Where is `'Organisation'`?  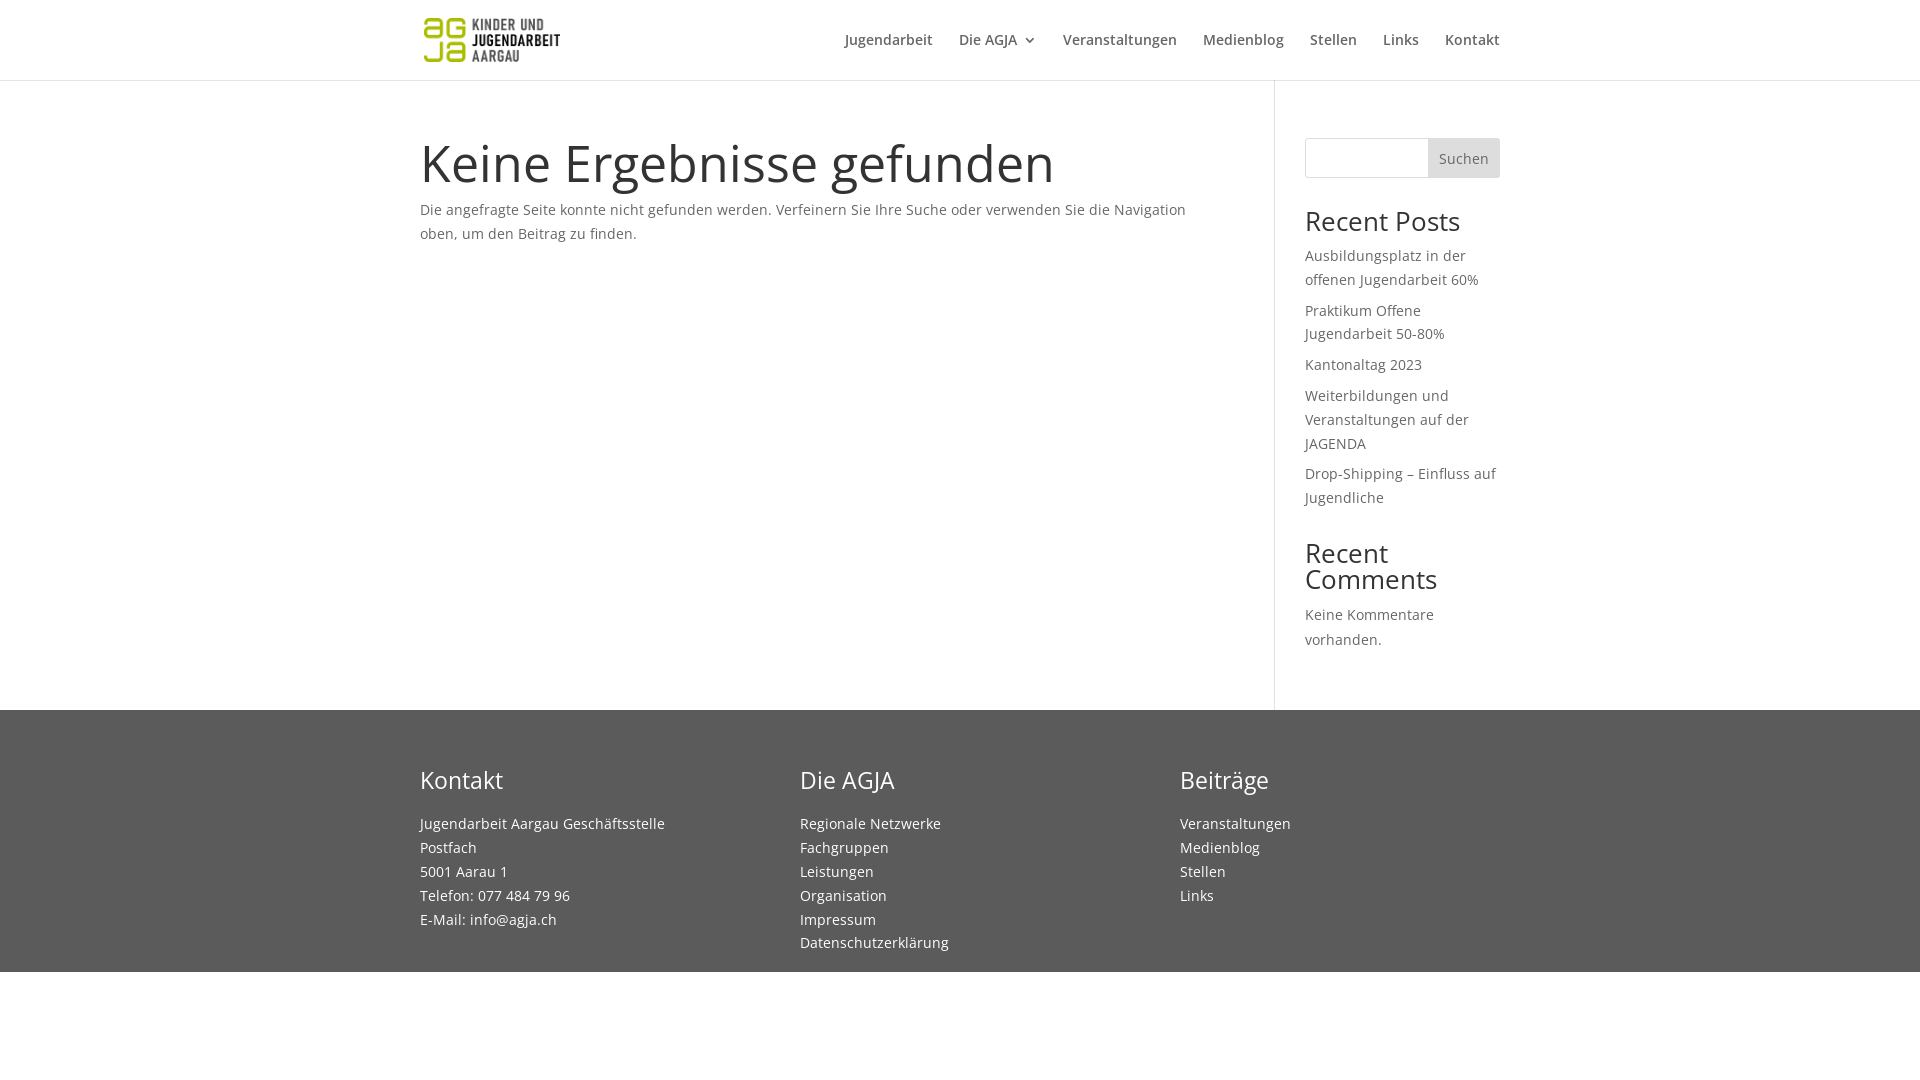
'Organisation' is located at coordinates (843, 894).